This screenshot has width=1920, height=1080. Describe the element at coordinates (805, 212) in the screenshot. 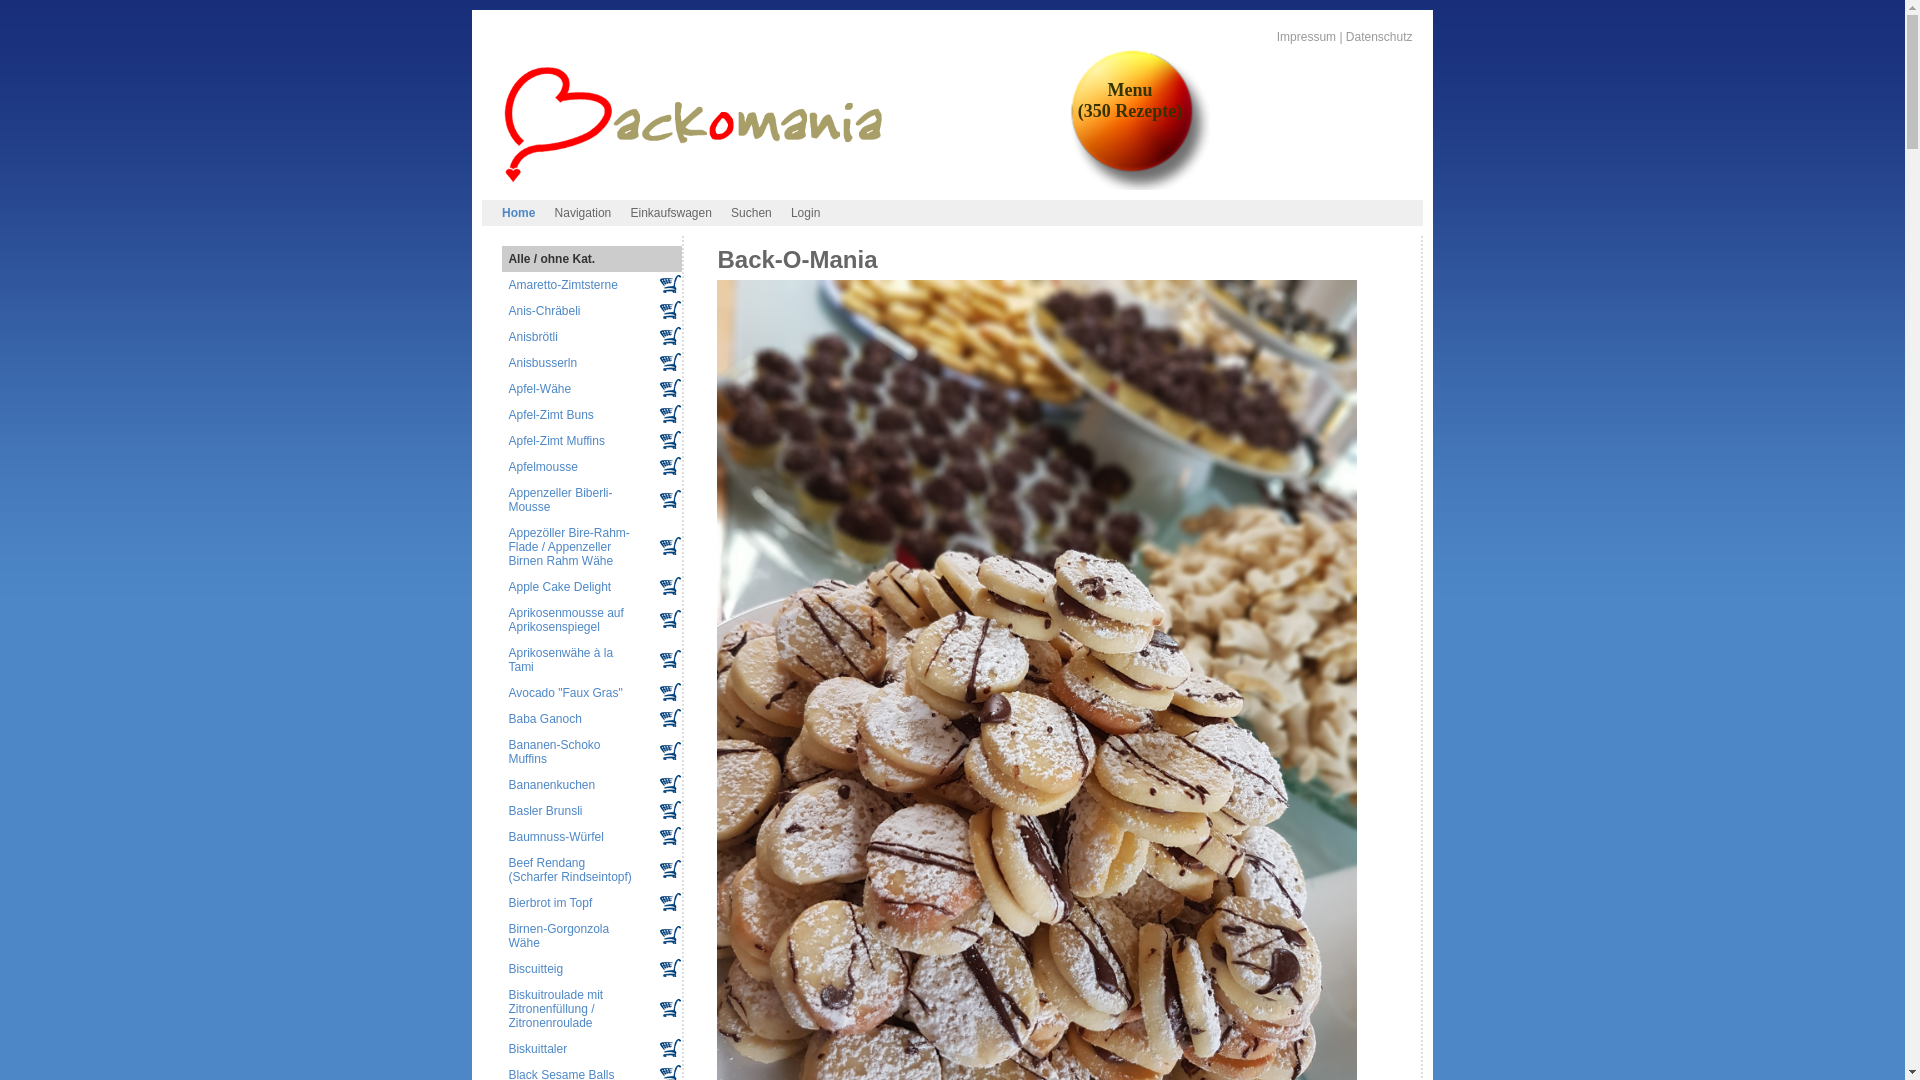

I see `'Login'` at that location.